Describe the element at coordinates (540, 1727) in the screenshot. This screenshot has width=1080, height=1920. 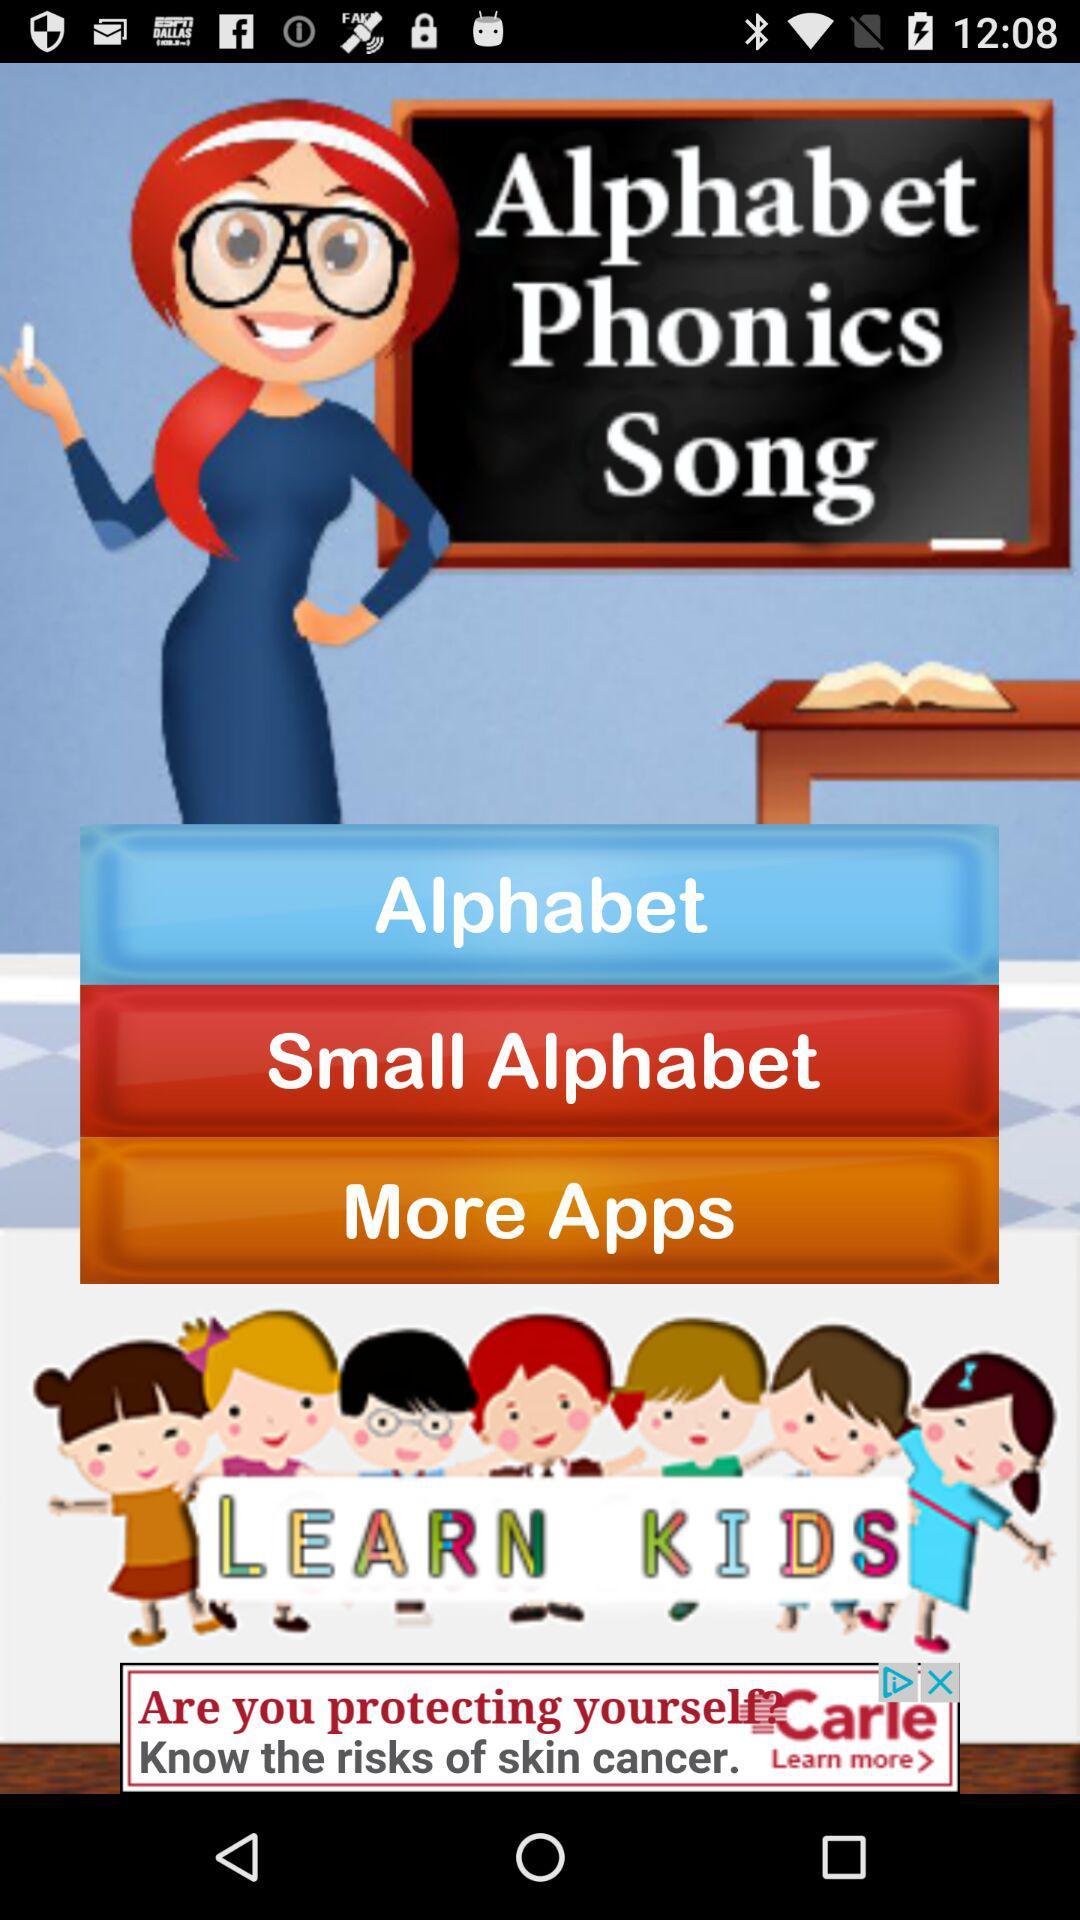
I see `banner advertisement` at that location.